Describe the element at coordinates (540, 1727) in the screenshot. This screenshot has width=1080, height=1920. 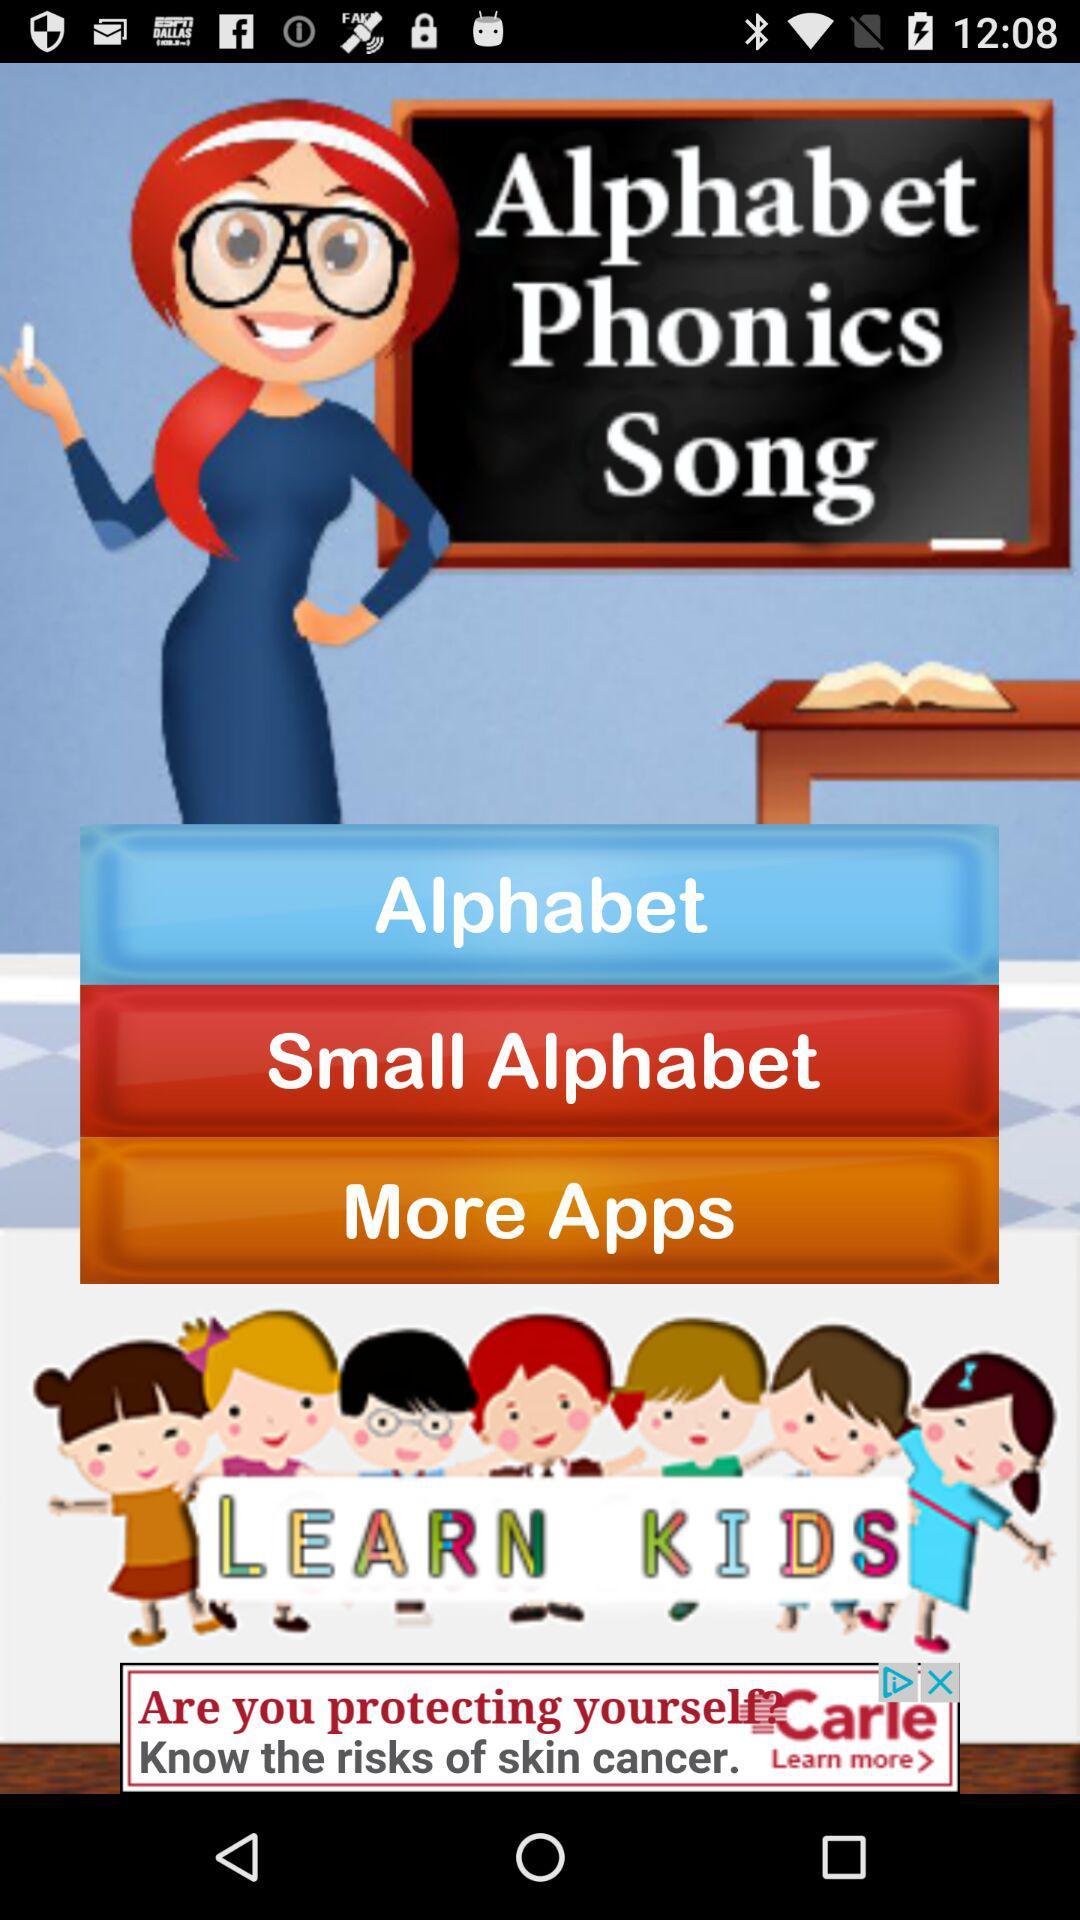
I see `banner advertisement` at that location.